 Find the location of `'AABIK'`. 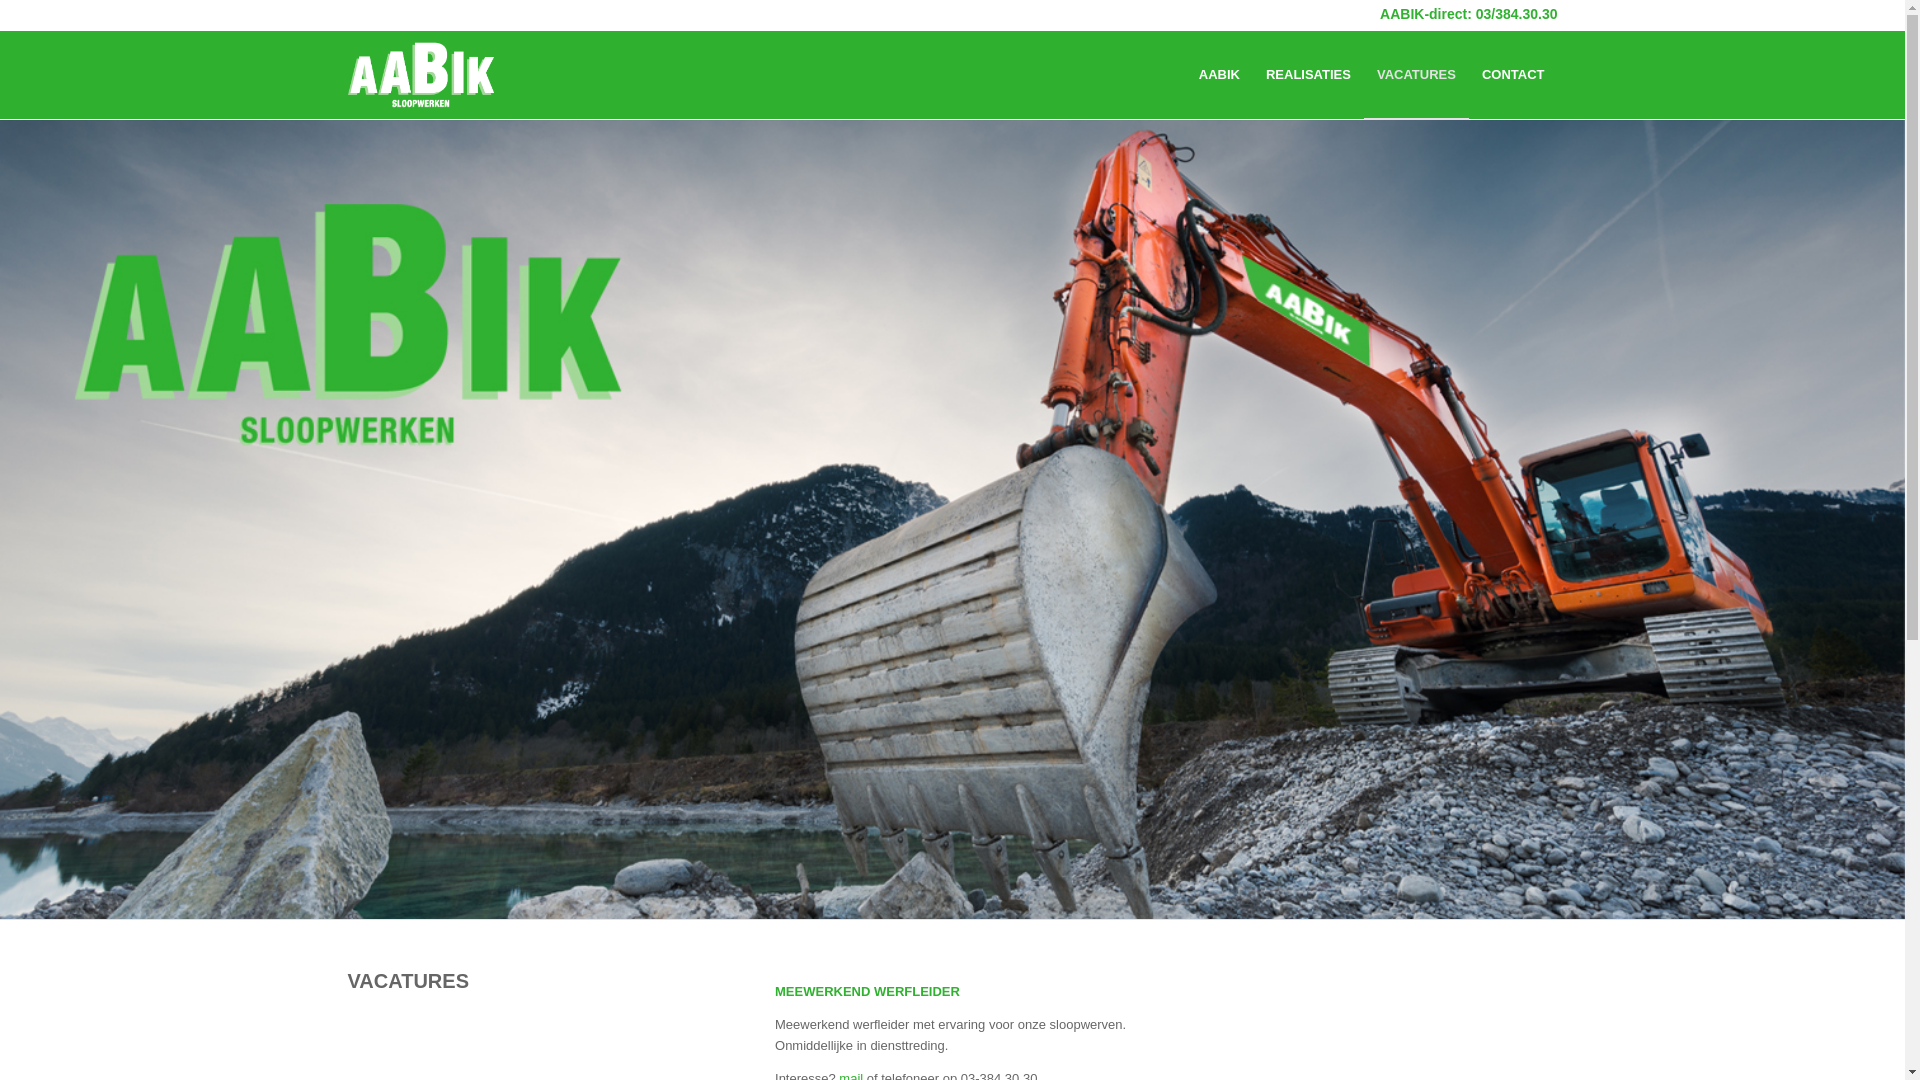

'AABIK' is located at coordinates (1218, 73).